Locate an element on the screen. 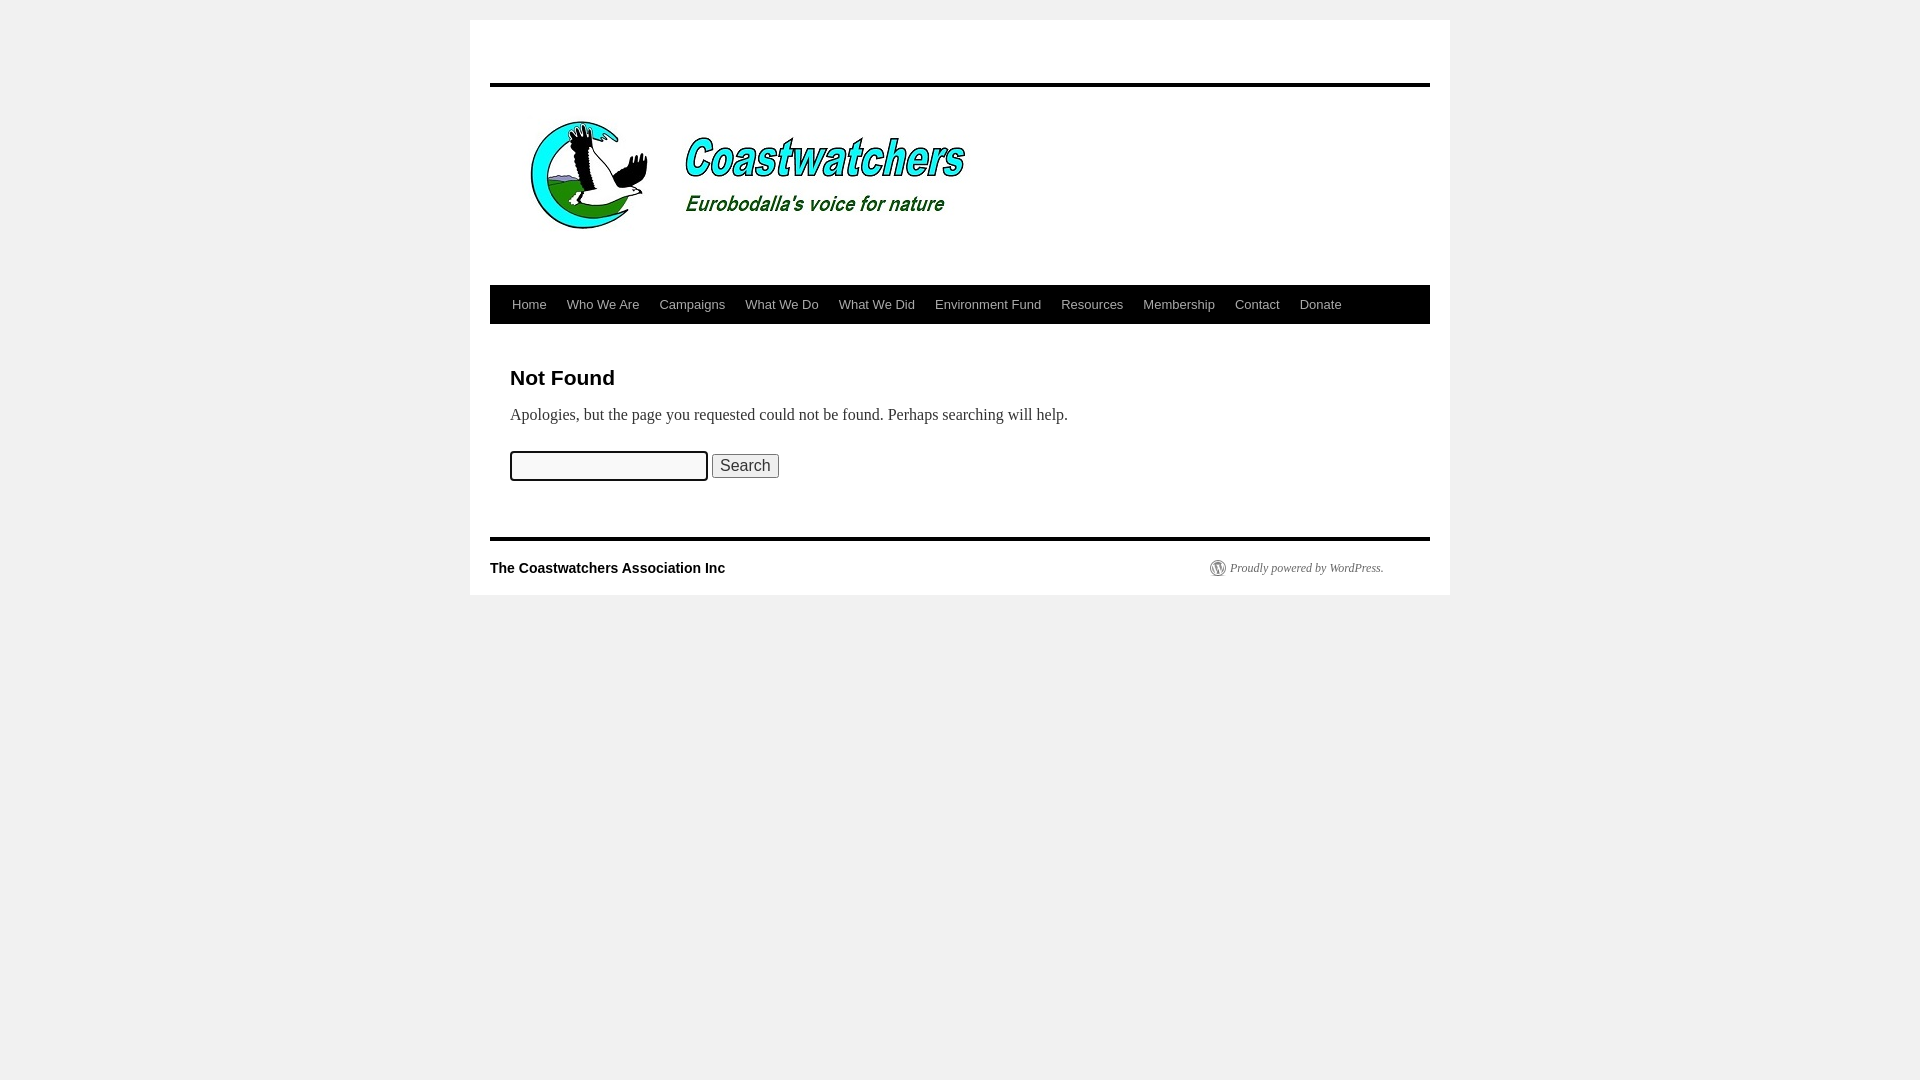 Image resolution: width=1920 pixels, height=1080 pixels. 'What We Did' is located at coordinates (877, 304).